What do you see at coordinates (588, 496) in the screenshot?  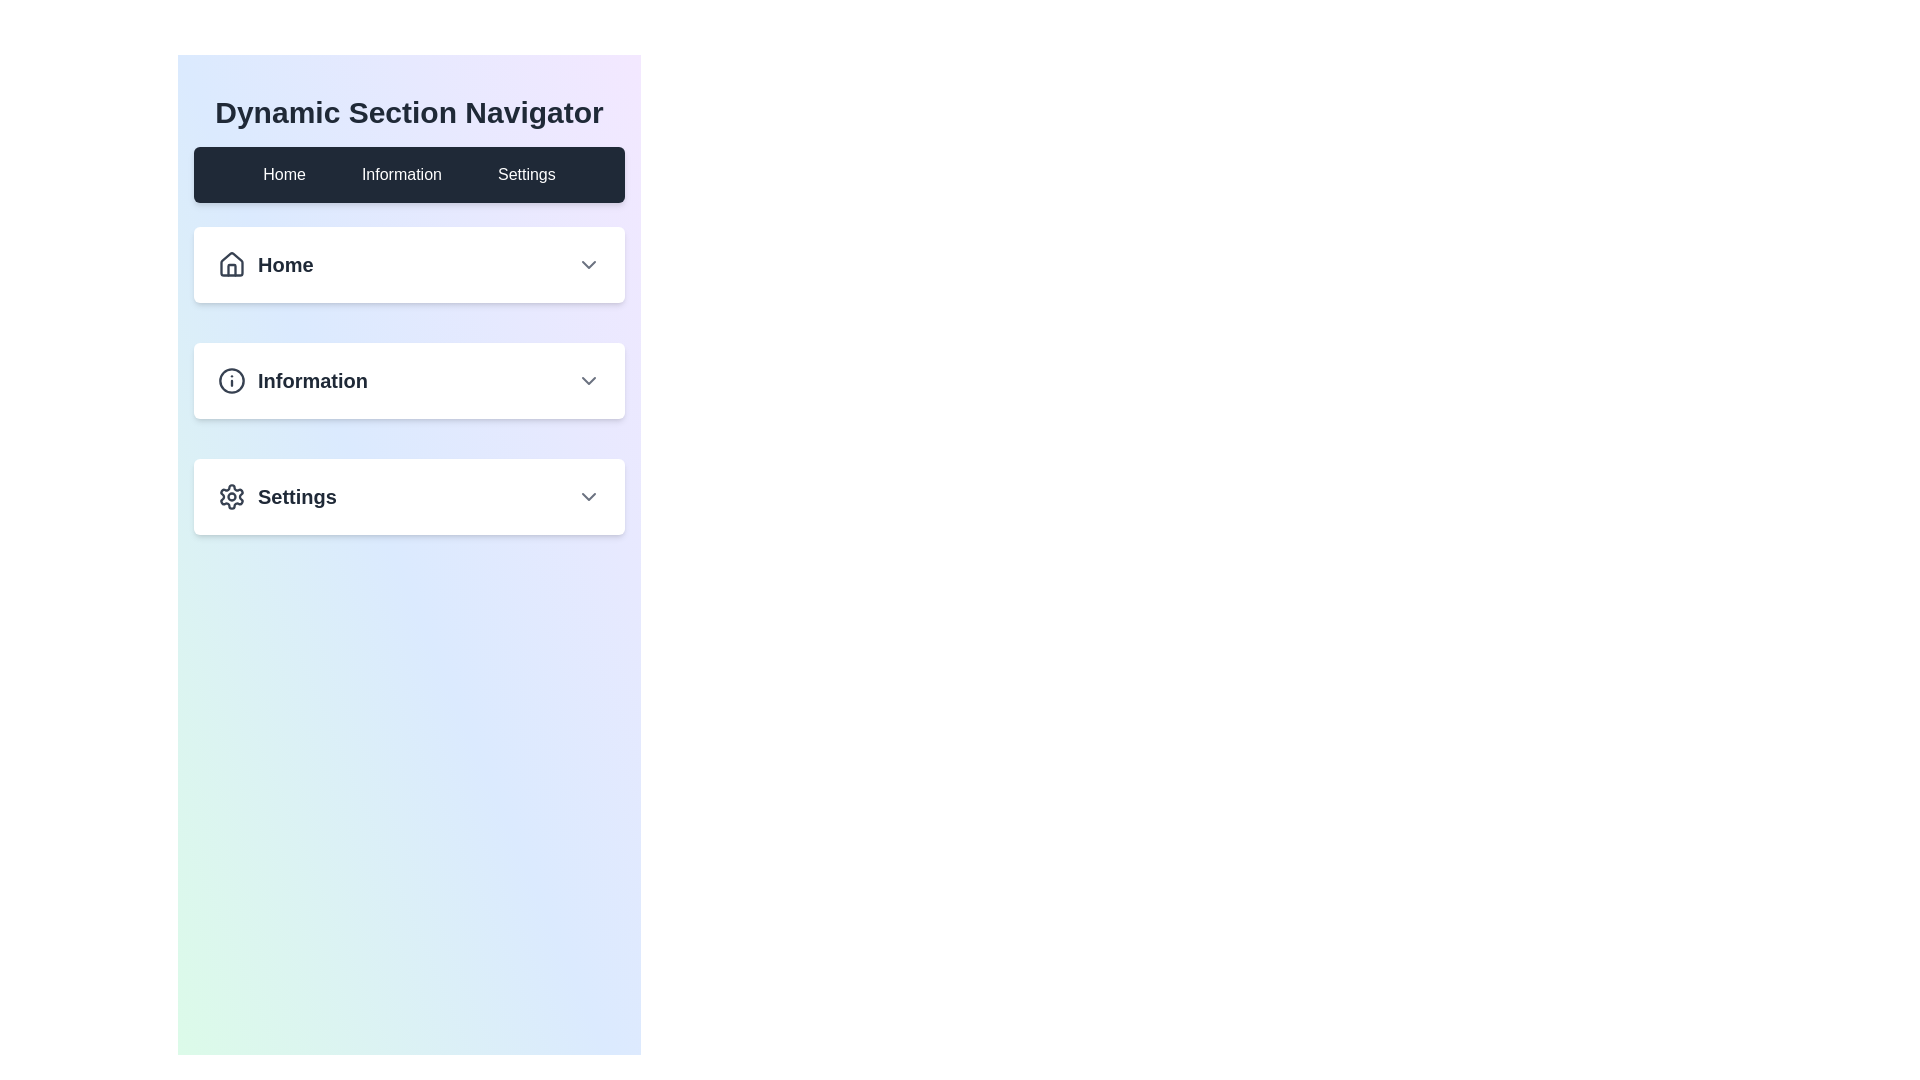 I see `the Chevron icon at the end of the Settings row` at bounding box center [588, 496].